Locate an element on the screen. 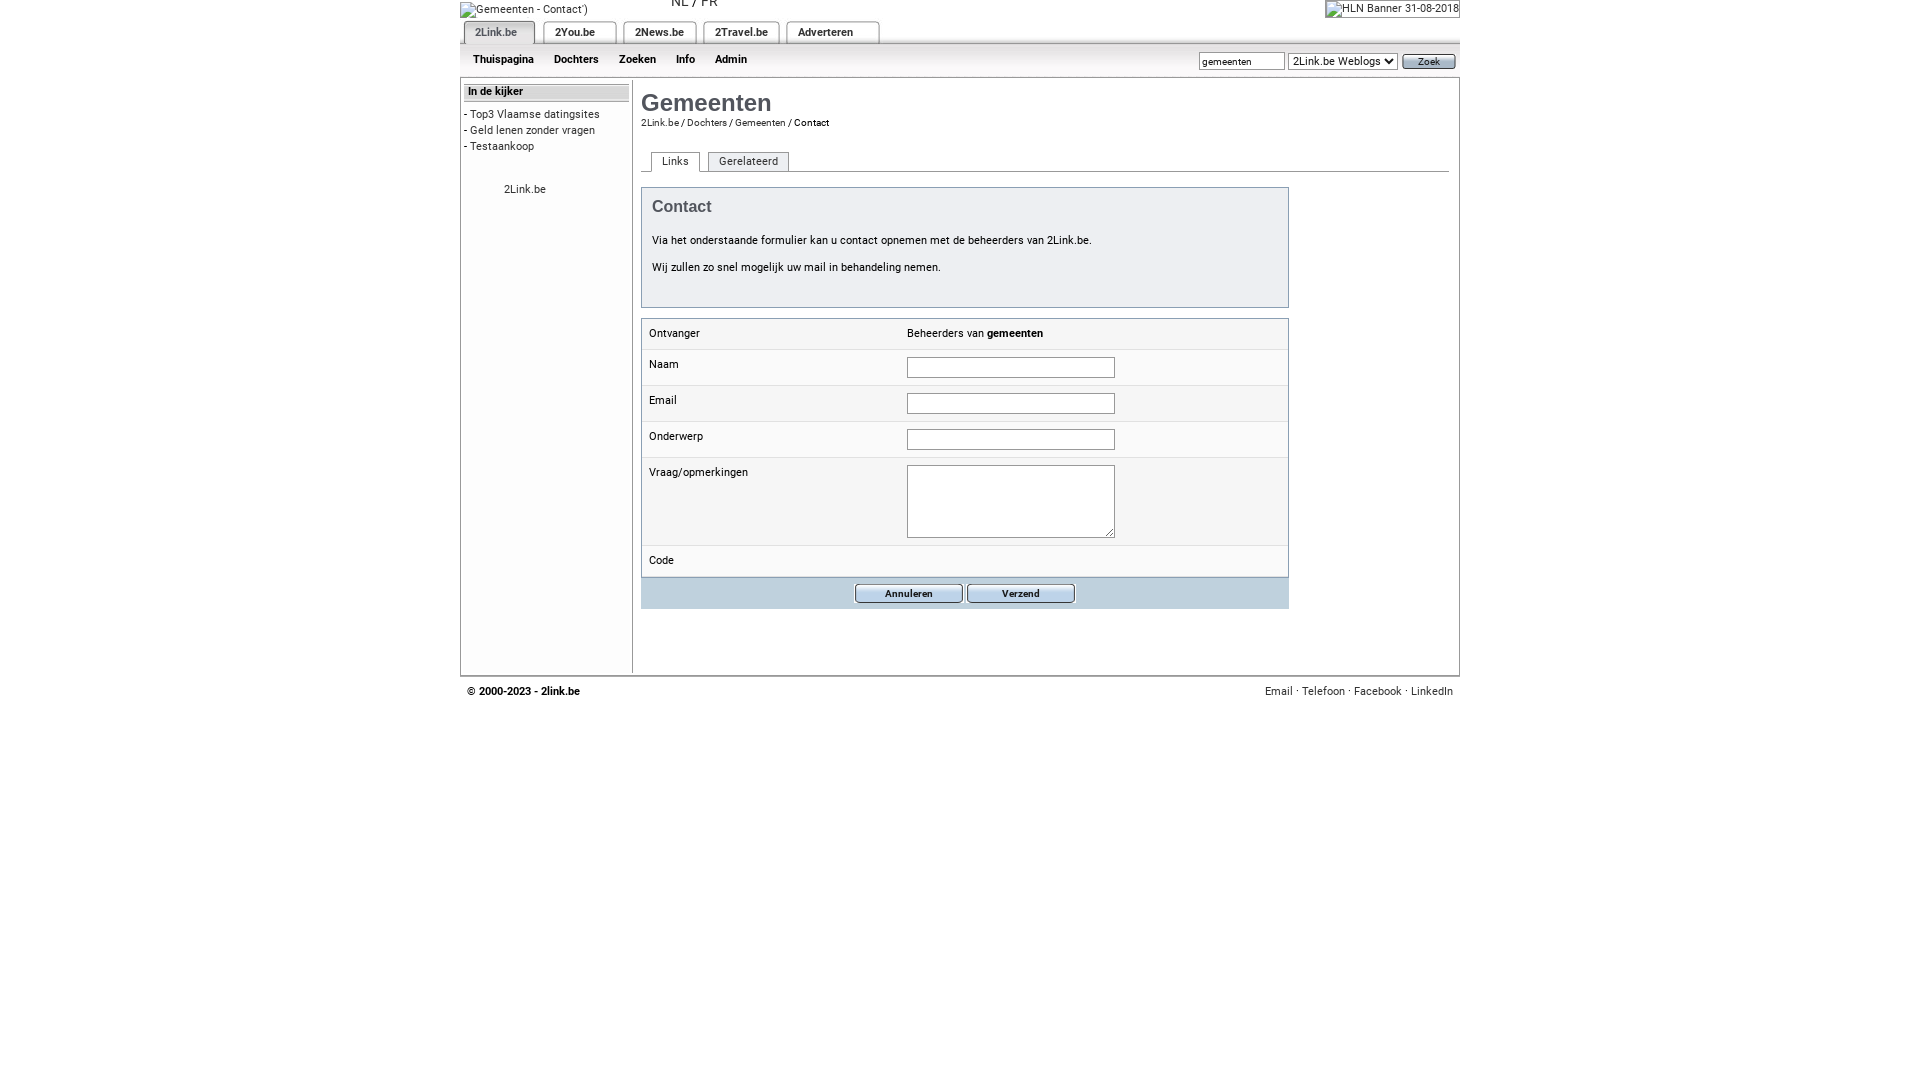 Image resolution: width=1920 pixels, height=1080 pixels. 'Telefoon' is located at coordinates (1301, 690).